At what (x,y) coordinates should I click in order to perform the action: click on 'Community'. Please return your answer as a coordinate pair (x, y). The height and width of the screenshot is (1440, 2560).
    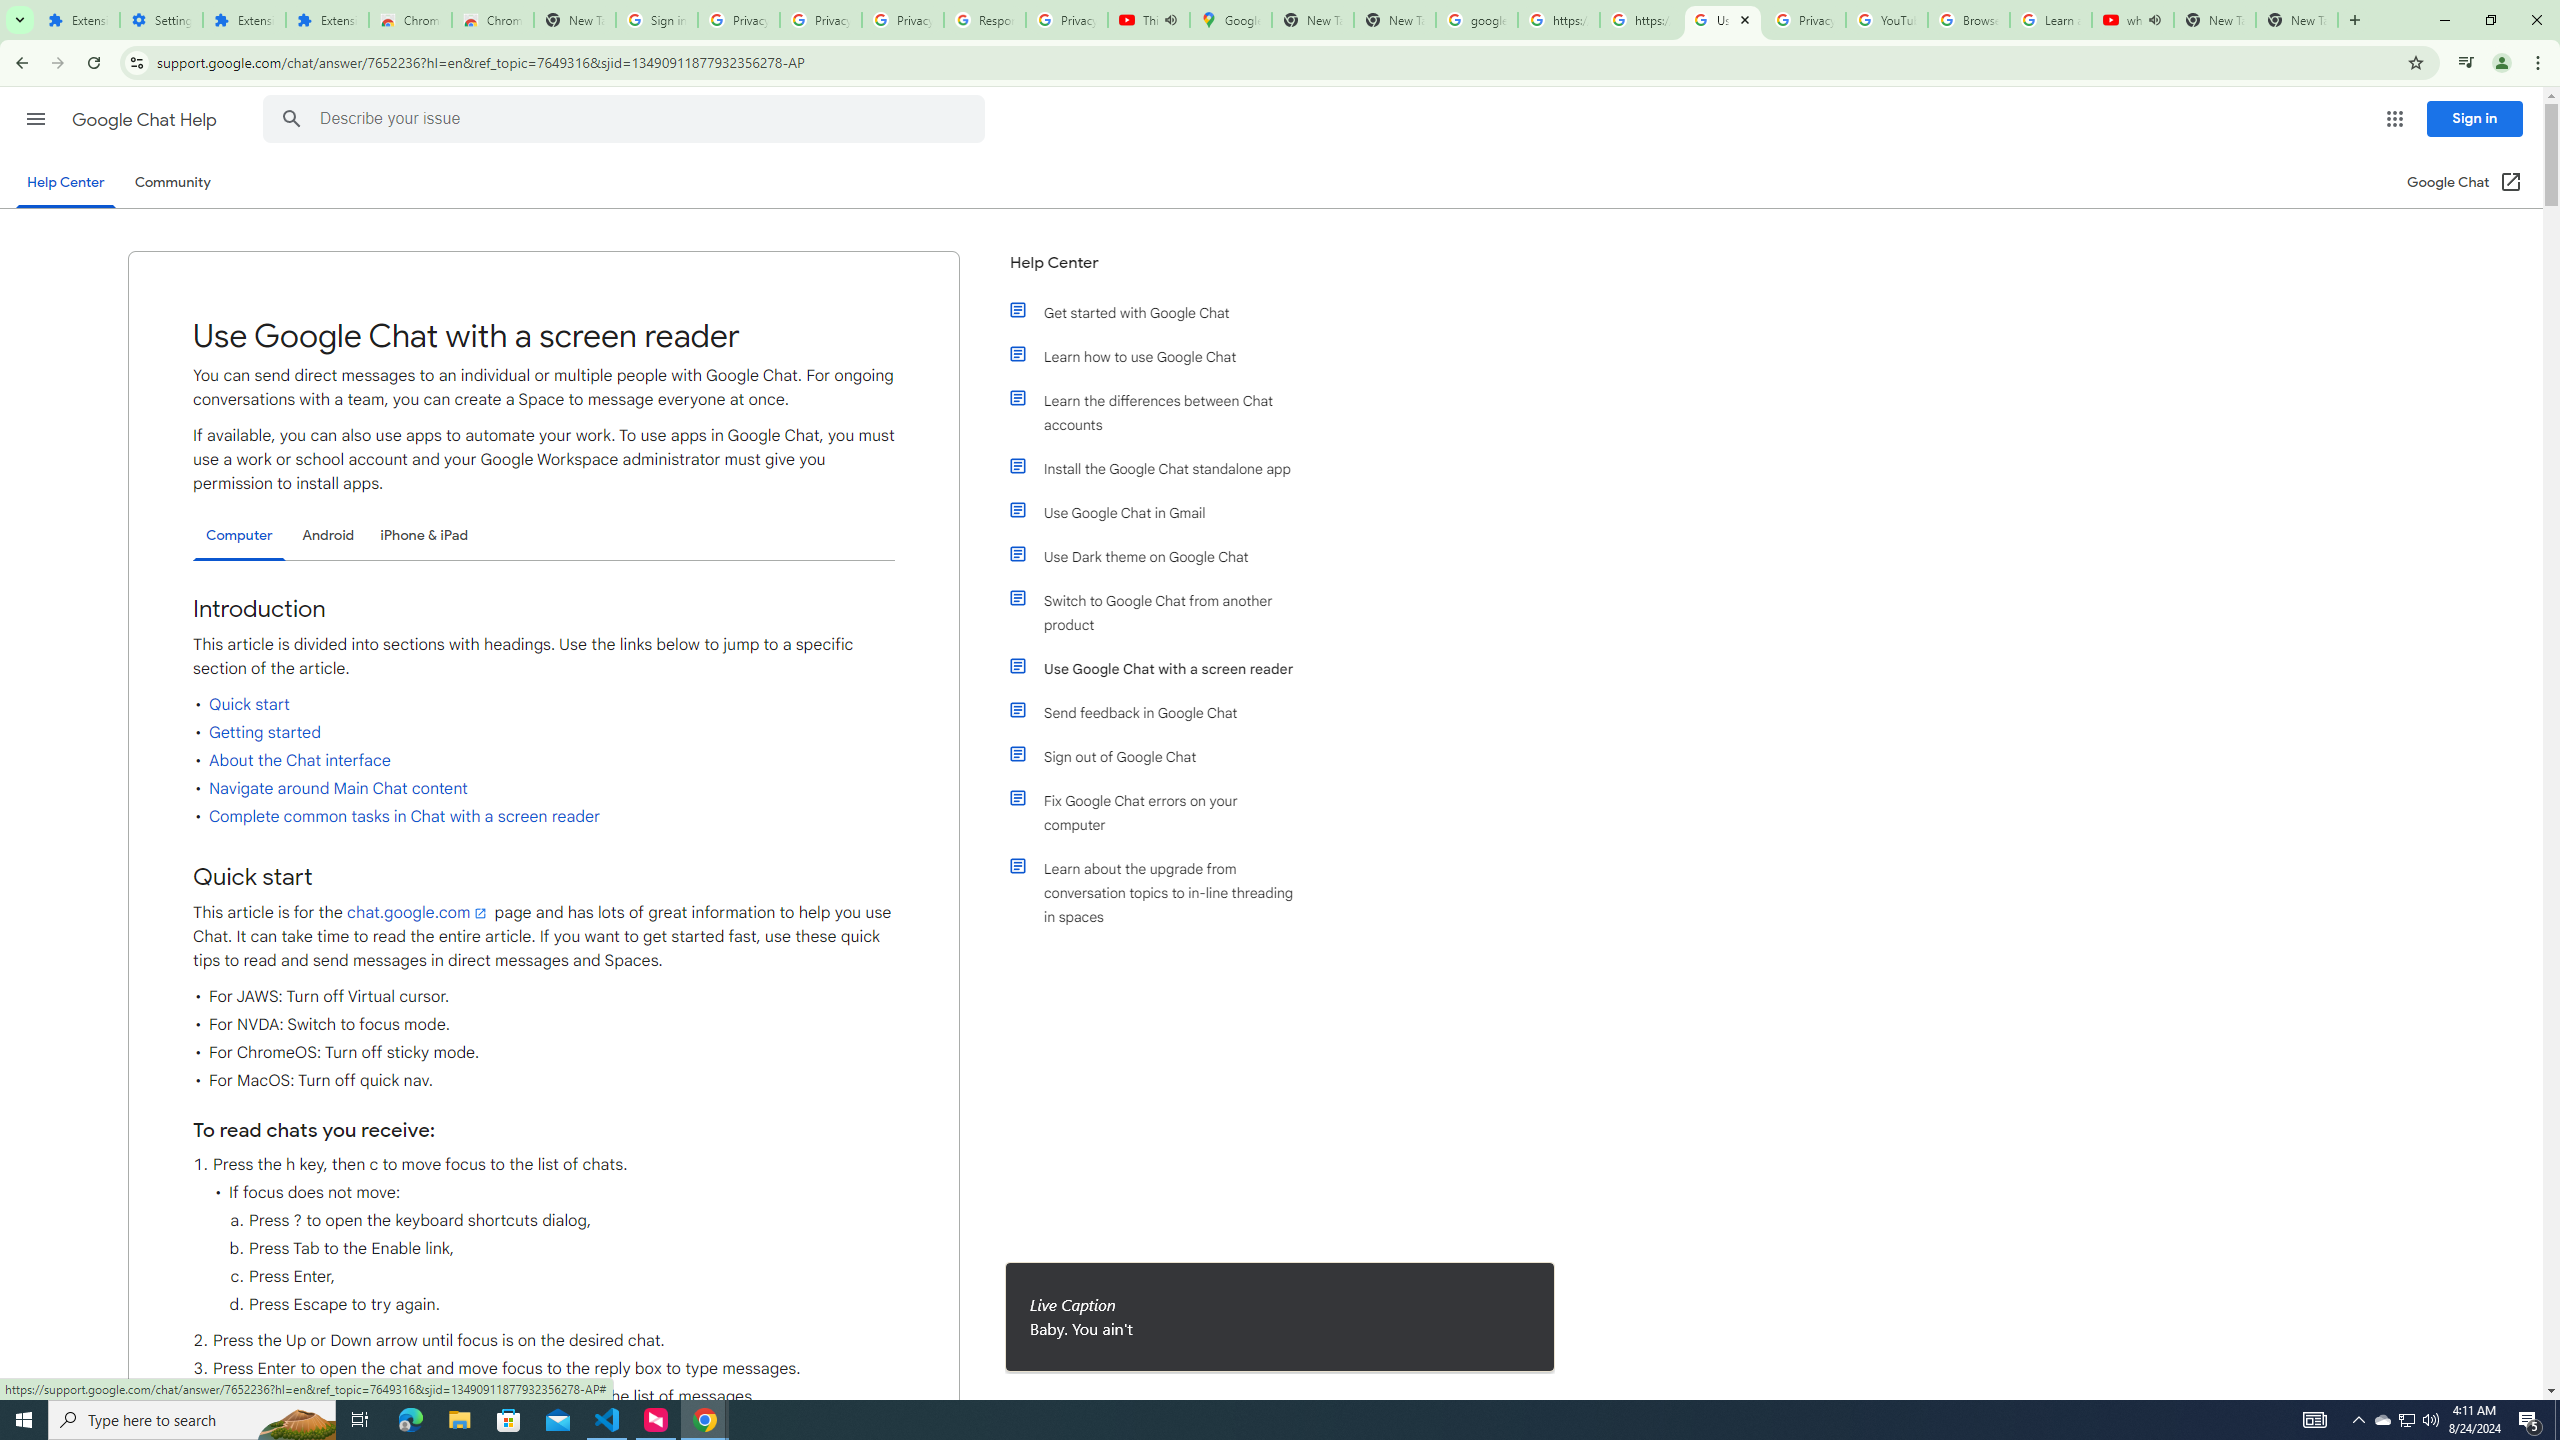
    Looking at the image, I should click on (171, 181).